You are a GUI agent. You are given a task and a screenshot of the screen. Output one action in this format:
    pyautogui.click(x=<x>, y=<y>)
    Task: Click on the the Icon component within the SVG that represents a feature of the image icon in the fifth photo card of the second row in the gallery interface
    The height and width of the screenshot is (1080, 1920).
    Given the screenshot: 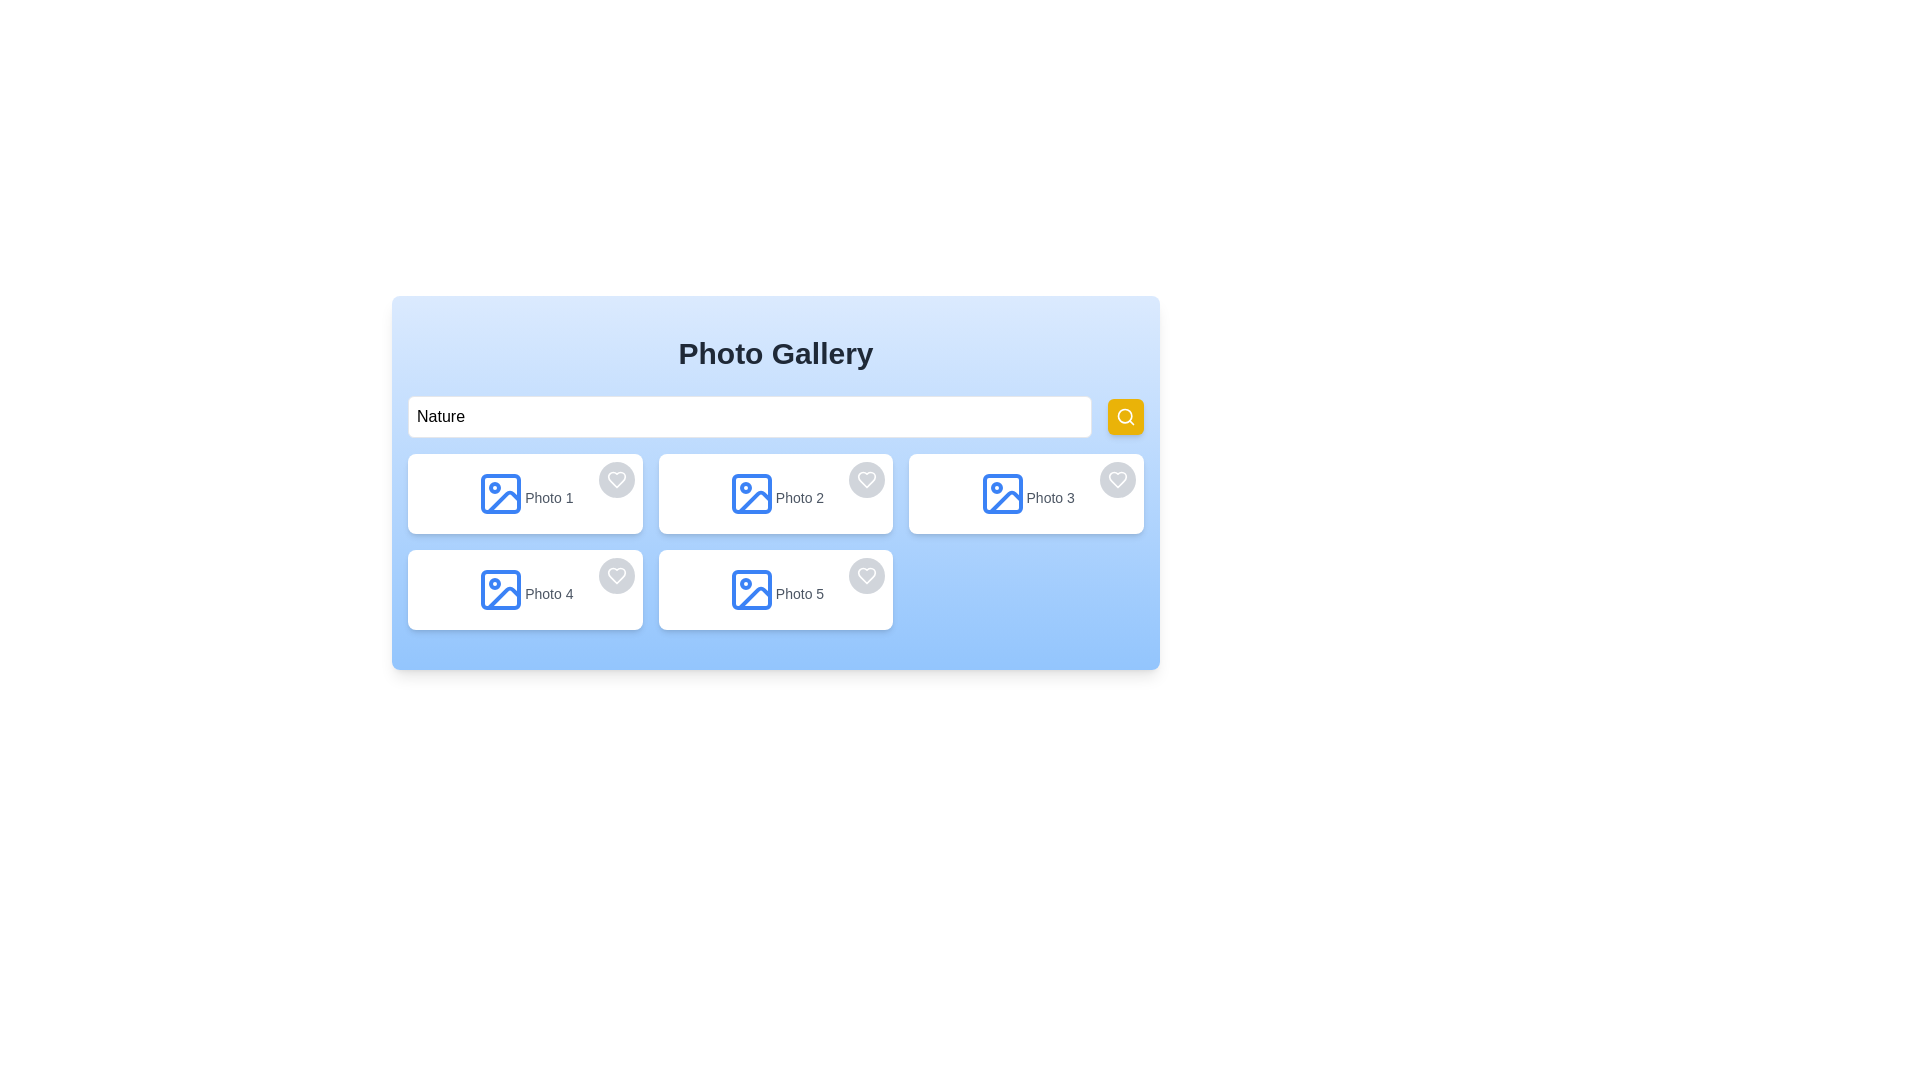 What is the action you would take?
    pyautogui.click(x=753, y=597)
    